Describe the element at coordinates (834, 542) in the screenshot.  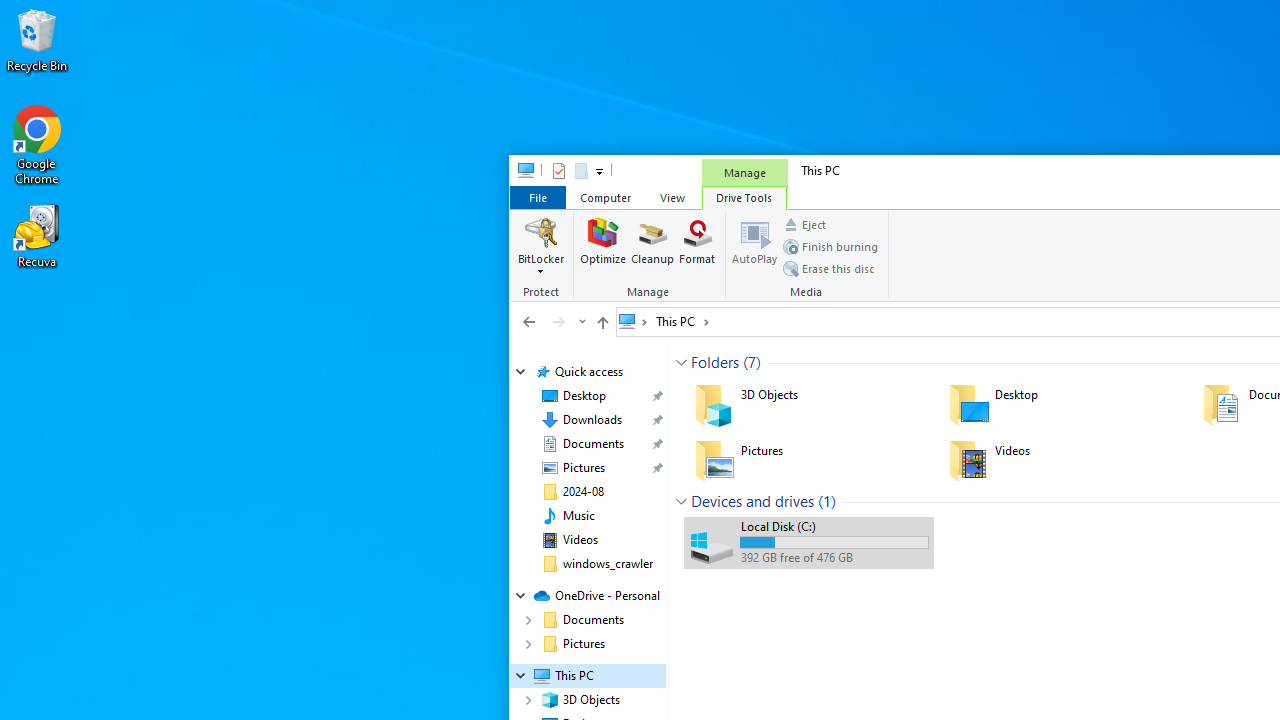
I see `'Space used'` at that location.